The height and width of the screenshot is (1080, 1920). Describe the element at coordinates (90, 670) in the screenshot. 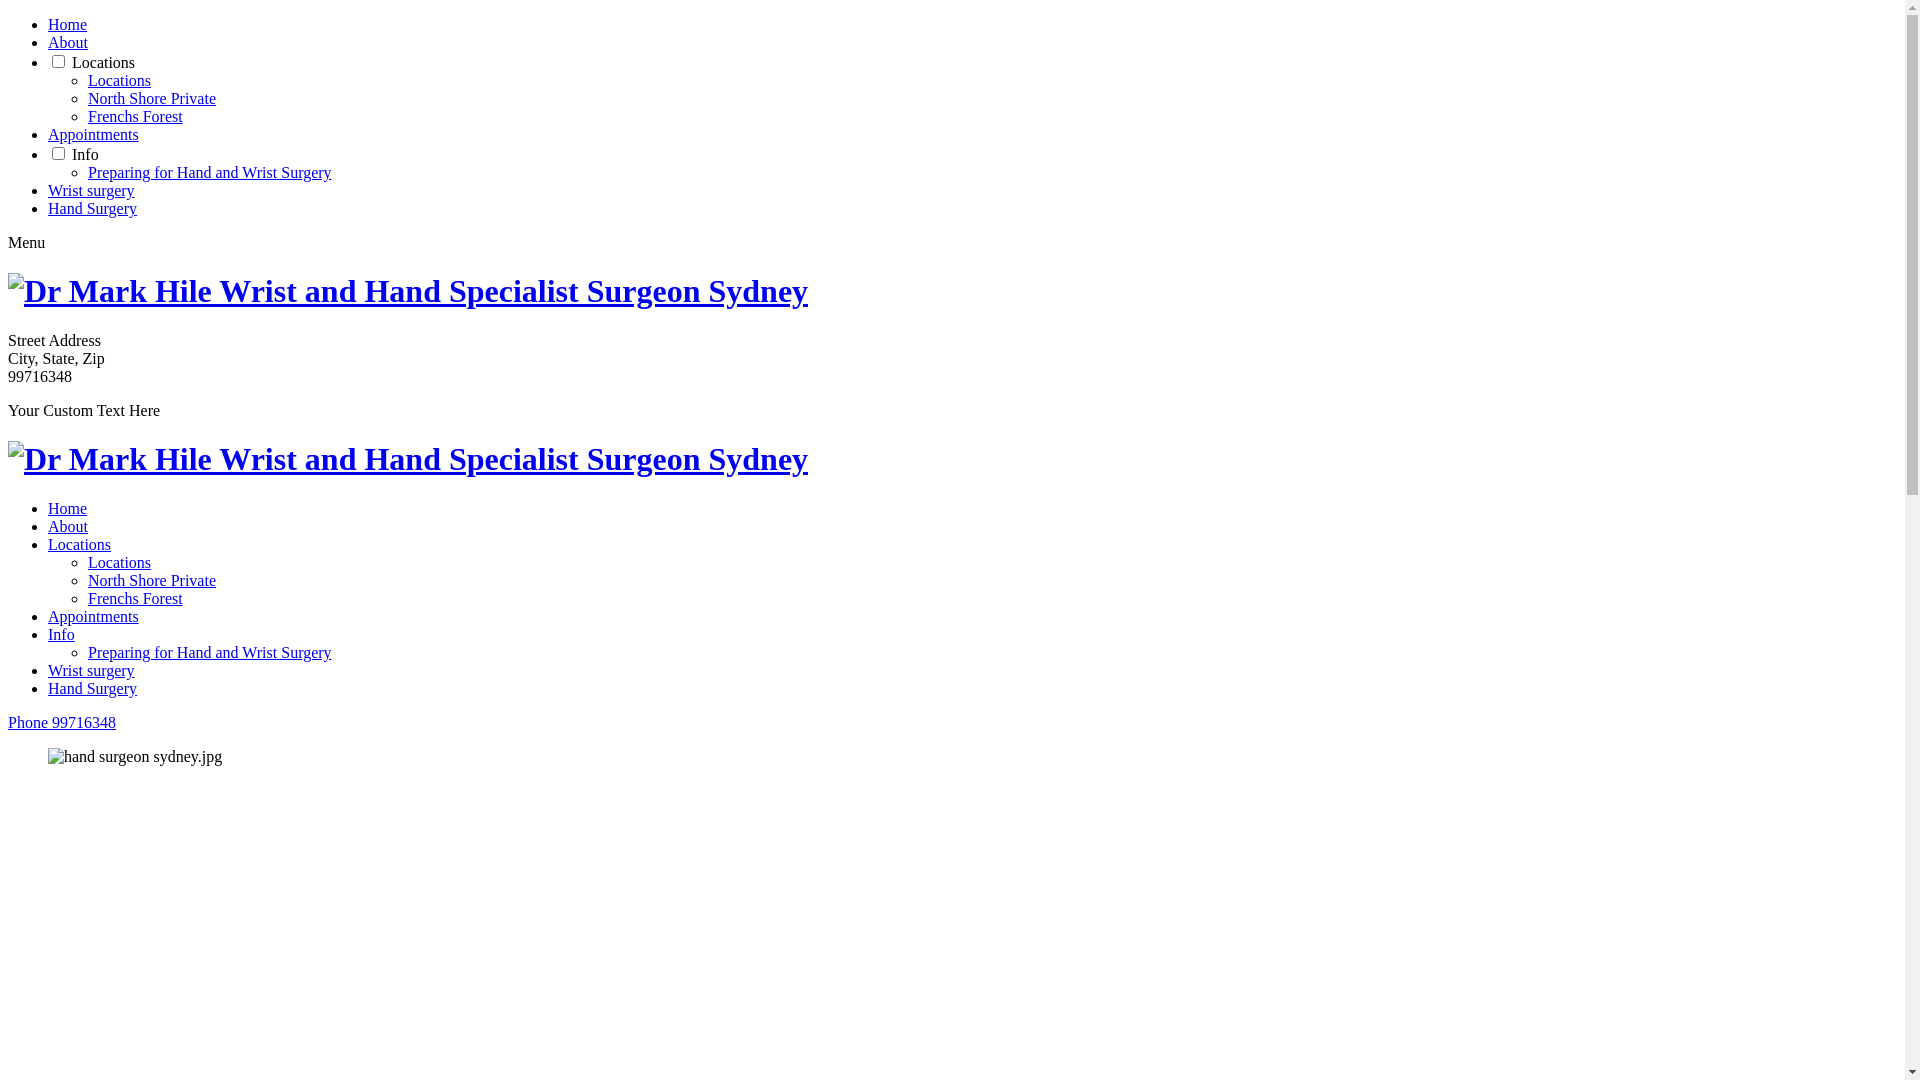

I see `'Wrist surgery'` at that location.